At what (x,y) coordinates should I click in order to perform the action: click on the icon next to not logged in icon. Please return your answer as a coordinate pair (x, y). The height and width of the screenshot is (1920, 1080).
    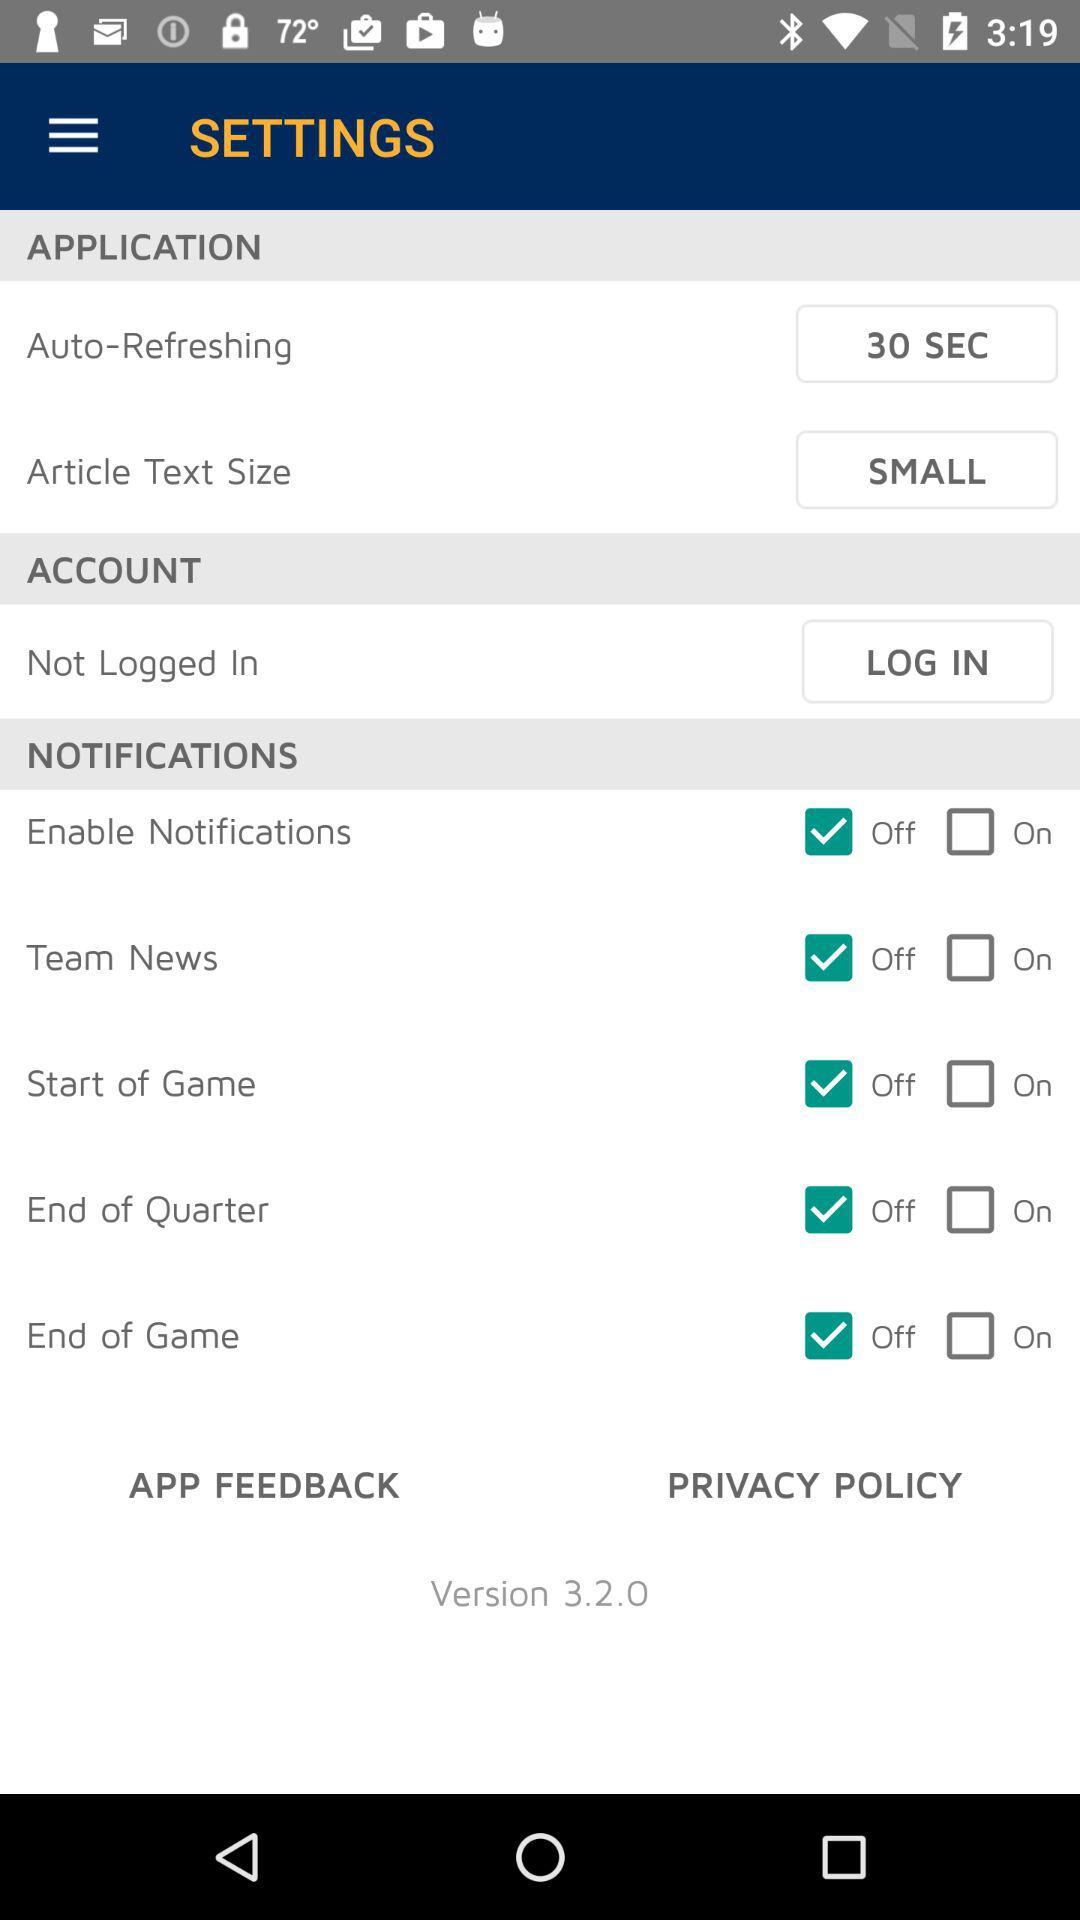
    Looking at the image, I should click on (927, 661).